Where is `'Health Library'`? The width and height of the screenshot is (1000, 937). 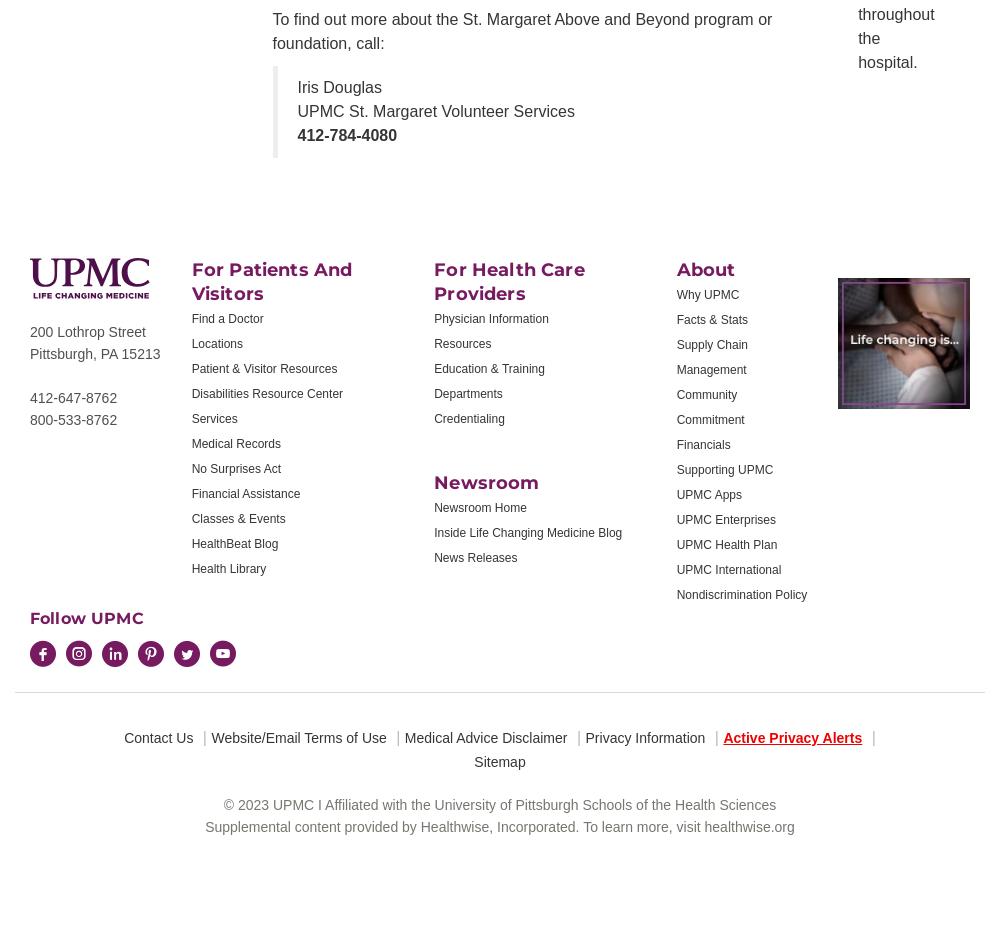 'Health Library' is located at coordinates (190, 569).